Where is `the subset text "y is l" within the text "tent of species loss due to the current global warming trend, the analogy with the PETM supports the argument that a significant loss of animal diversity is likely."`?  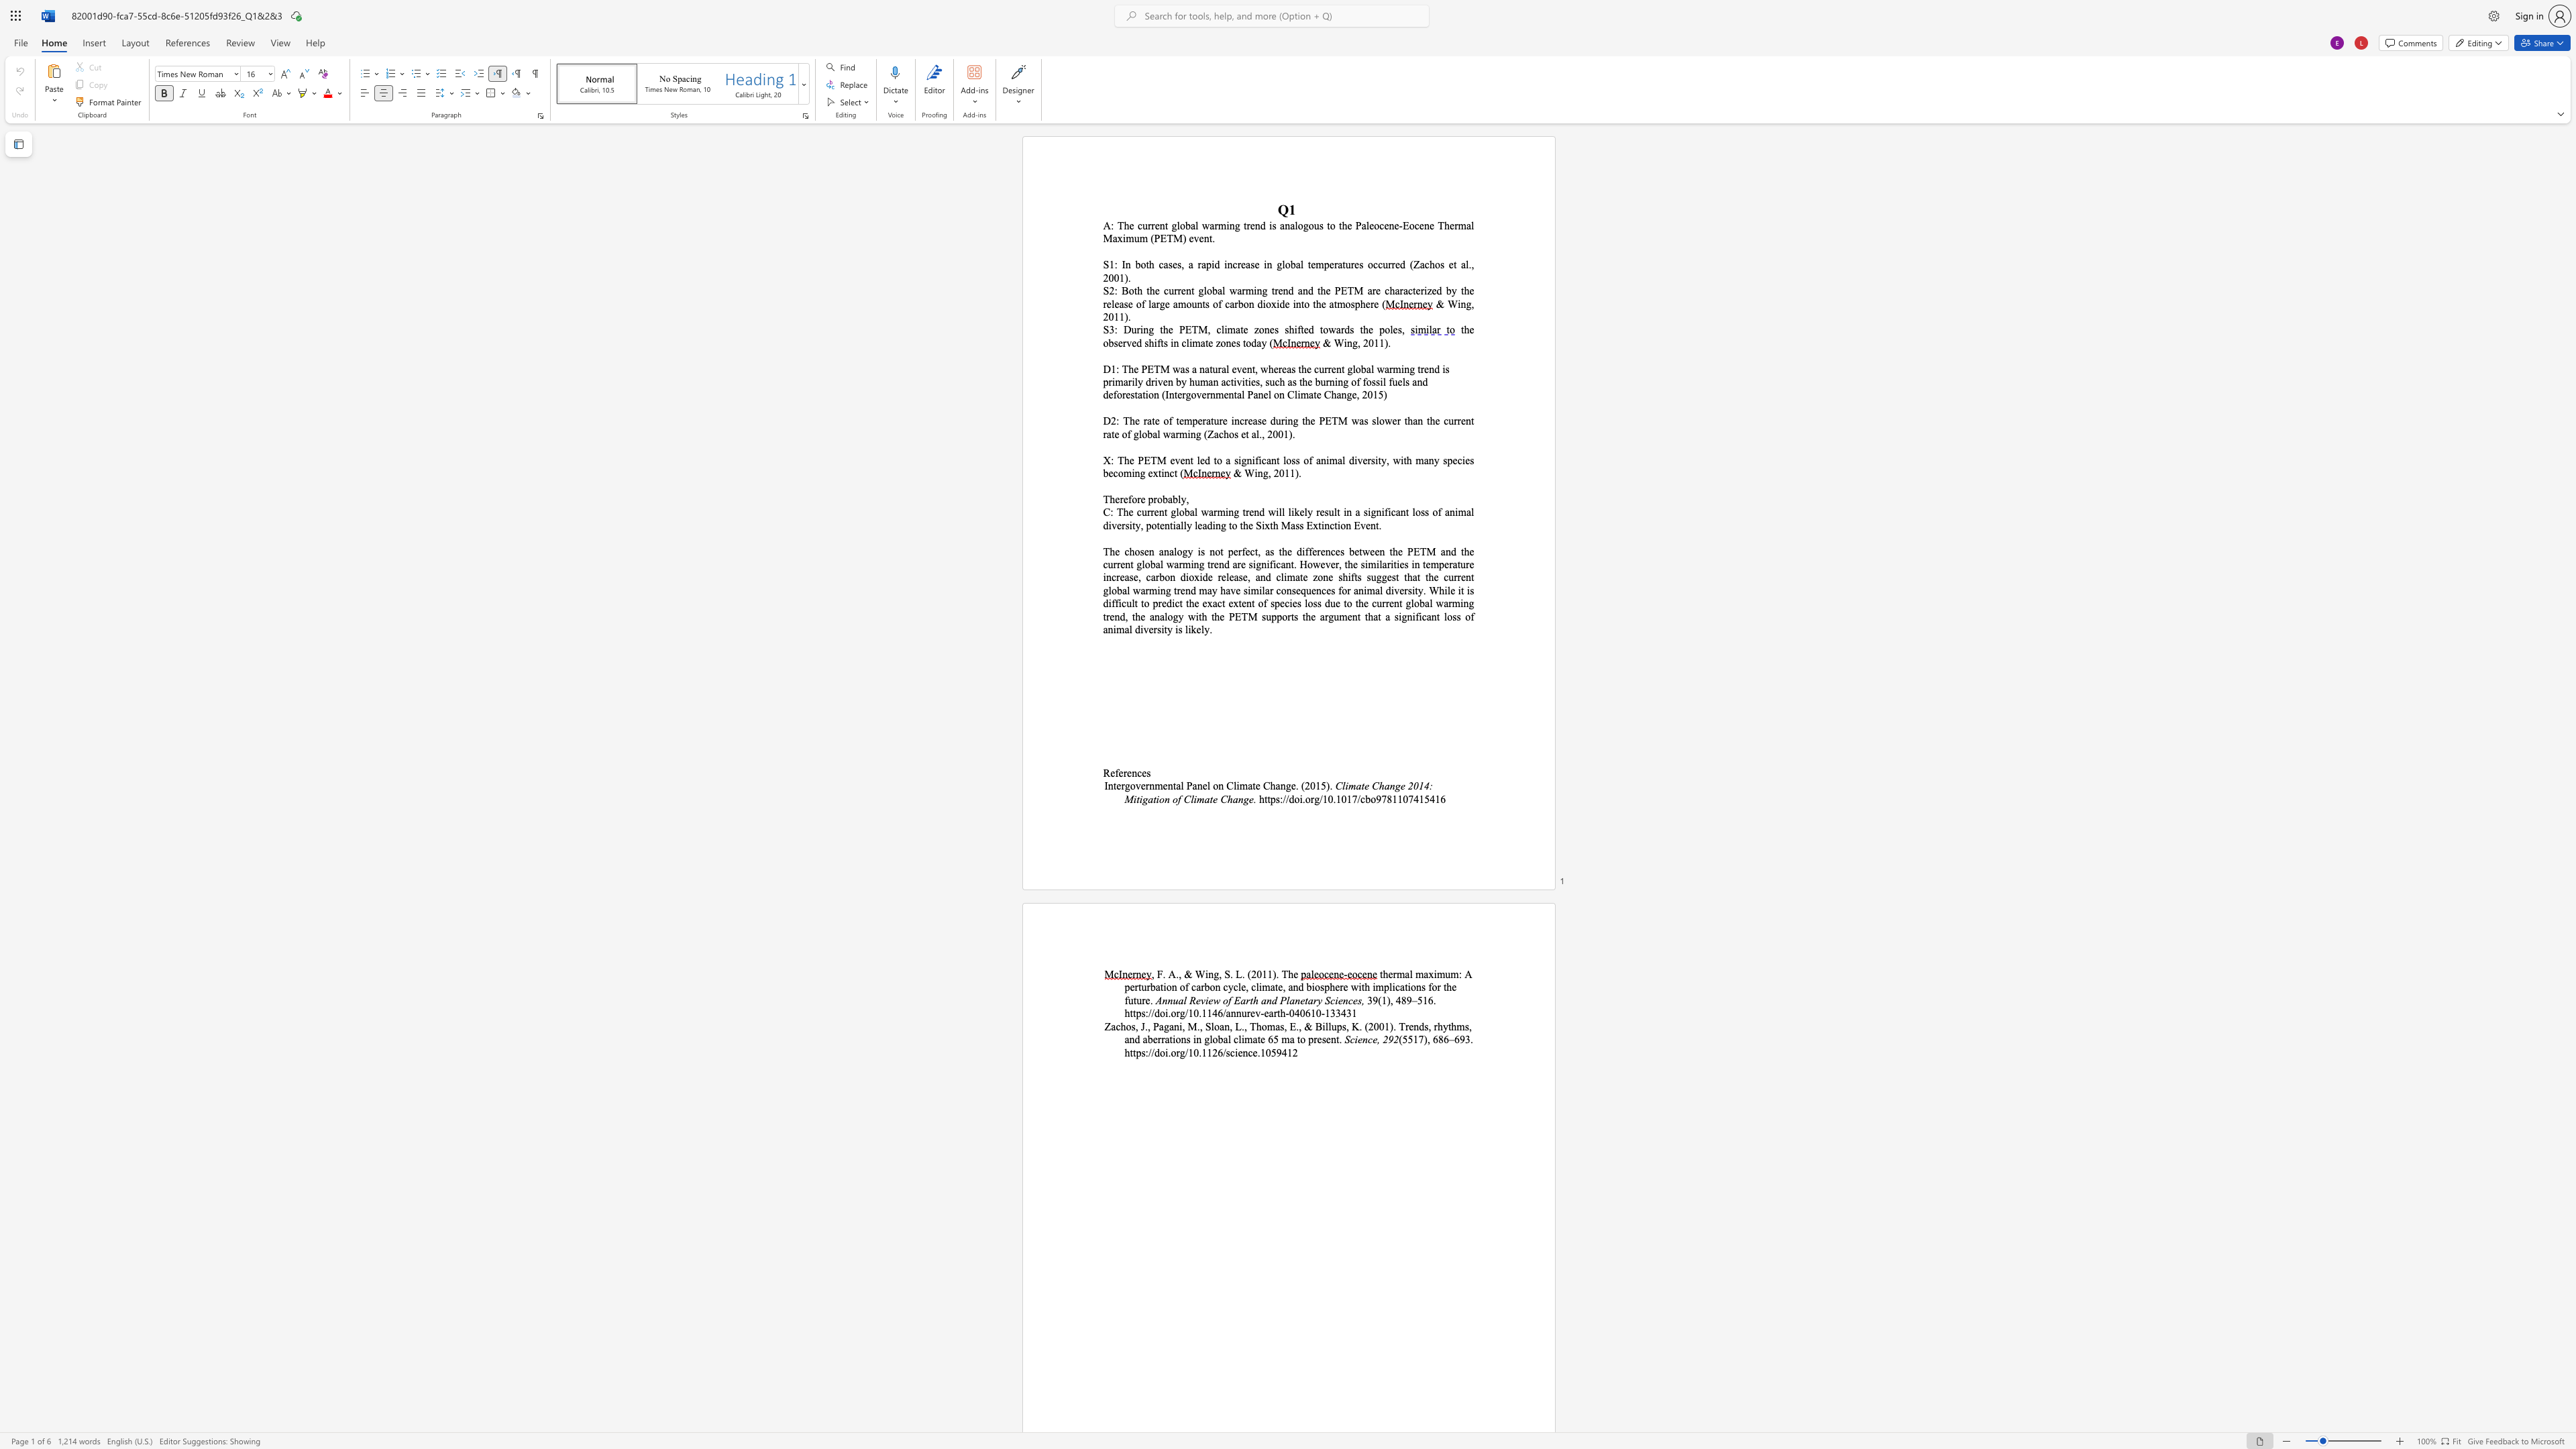
the subset text "y is l" within the text "tent of species loss due to the current global warming trend, the analogy with the PETM supports the argument that a significant loss of animal diversity is likely." is located at coordinates (1165, 629).